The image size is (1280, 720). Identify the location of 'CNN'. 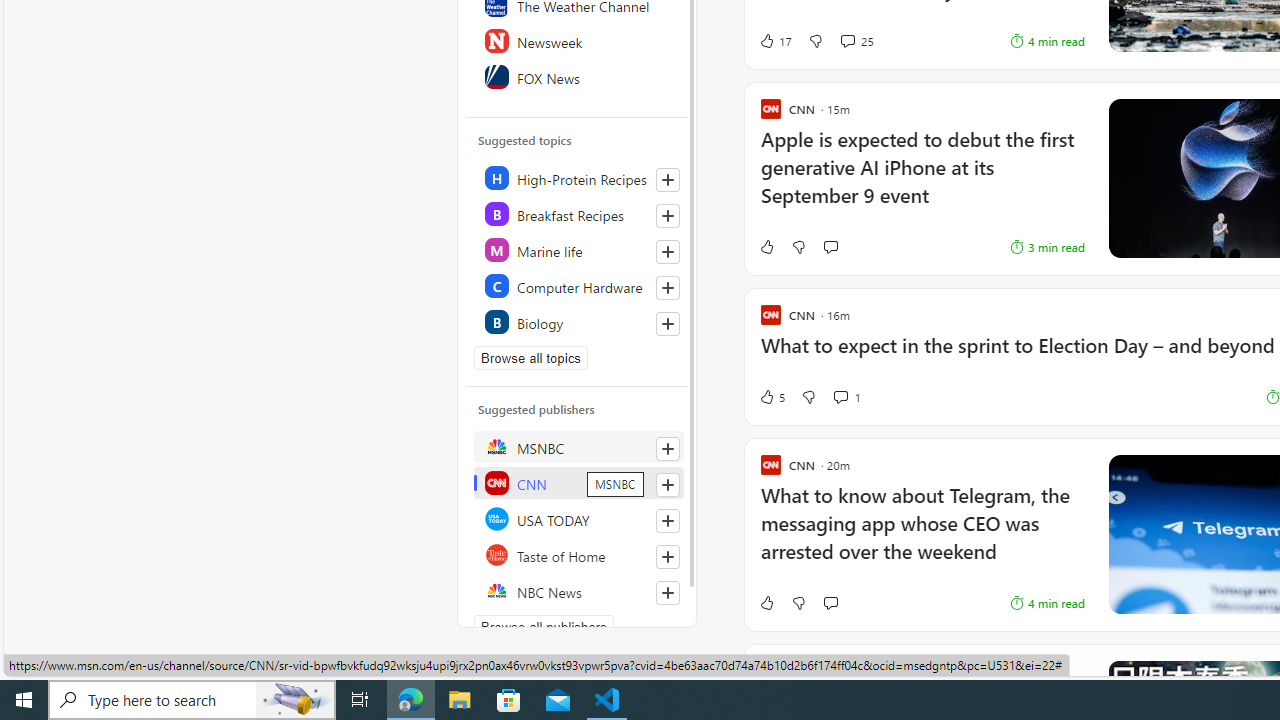
(577, 483).